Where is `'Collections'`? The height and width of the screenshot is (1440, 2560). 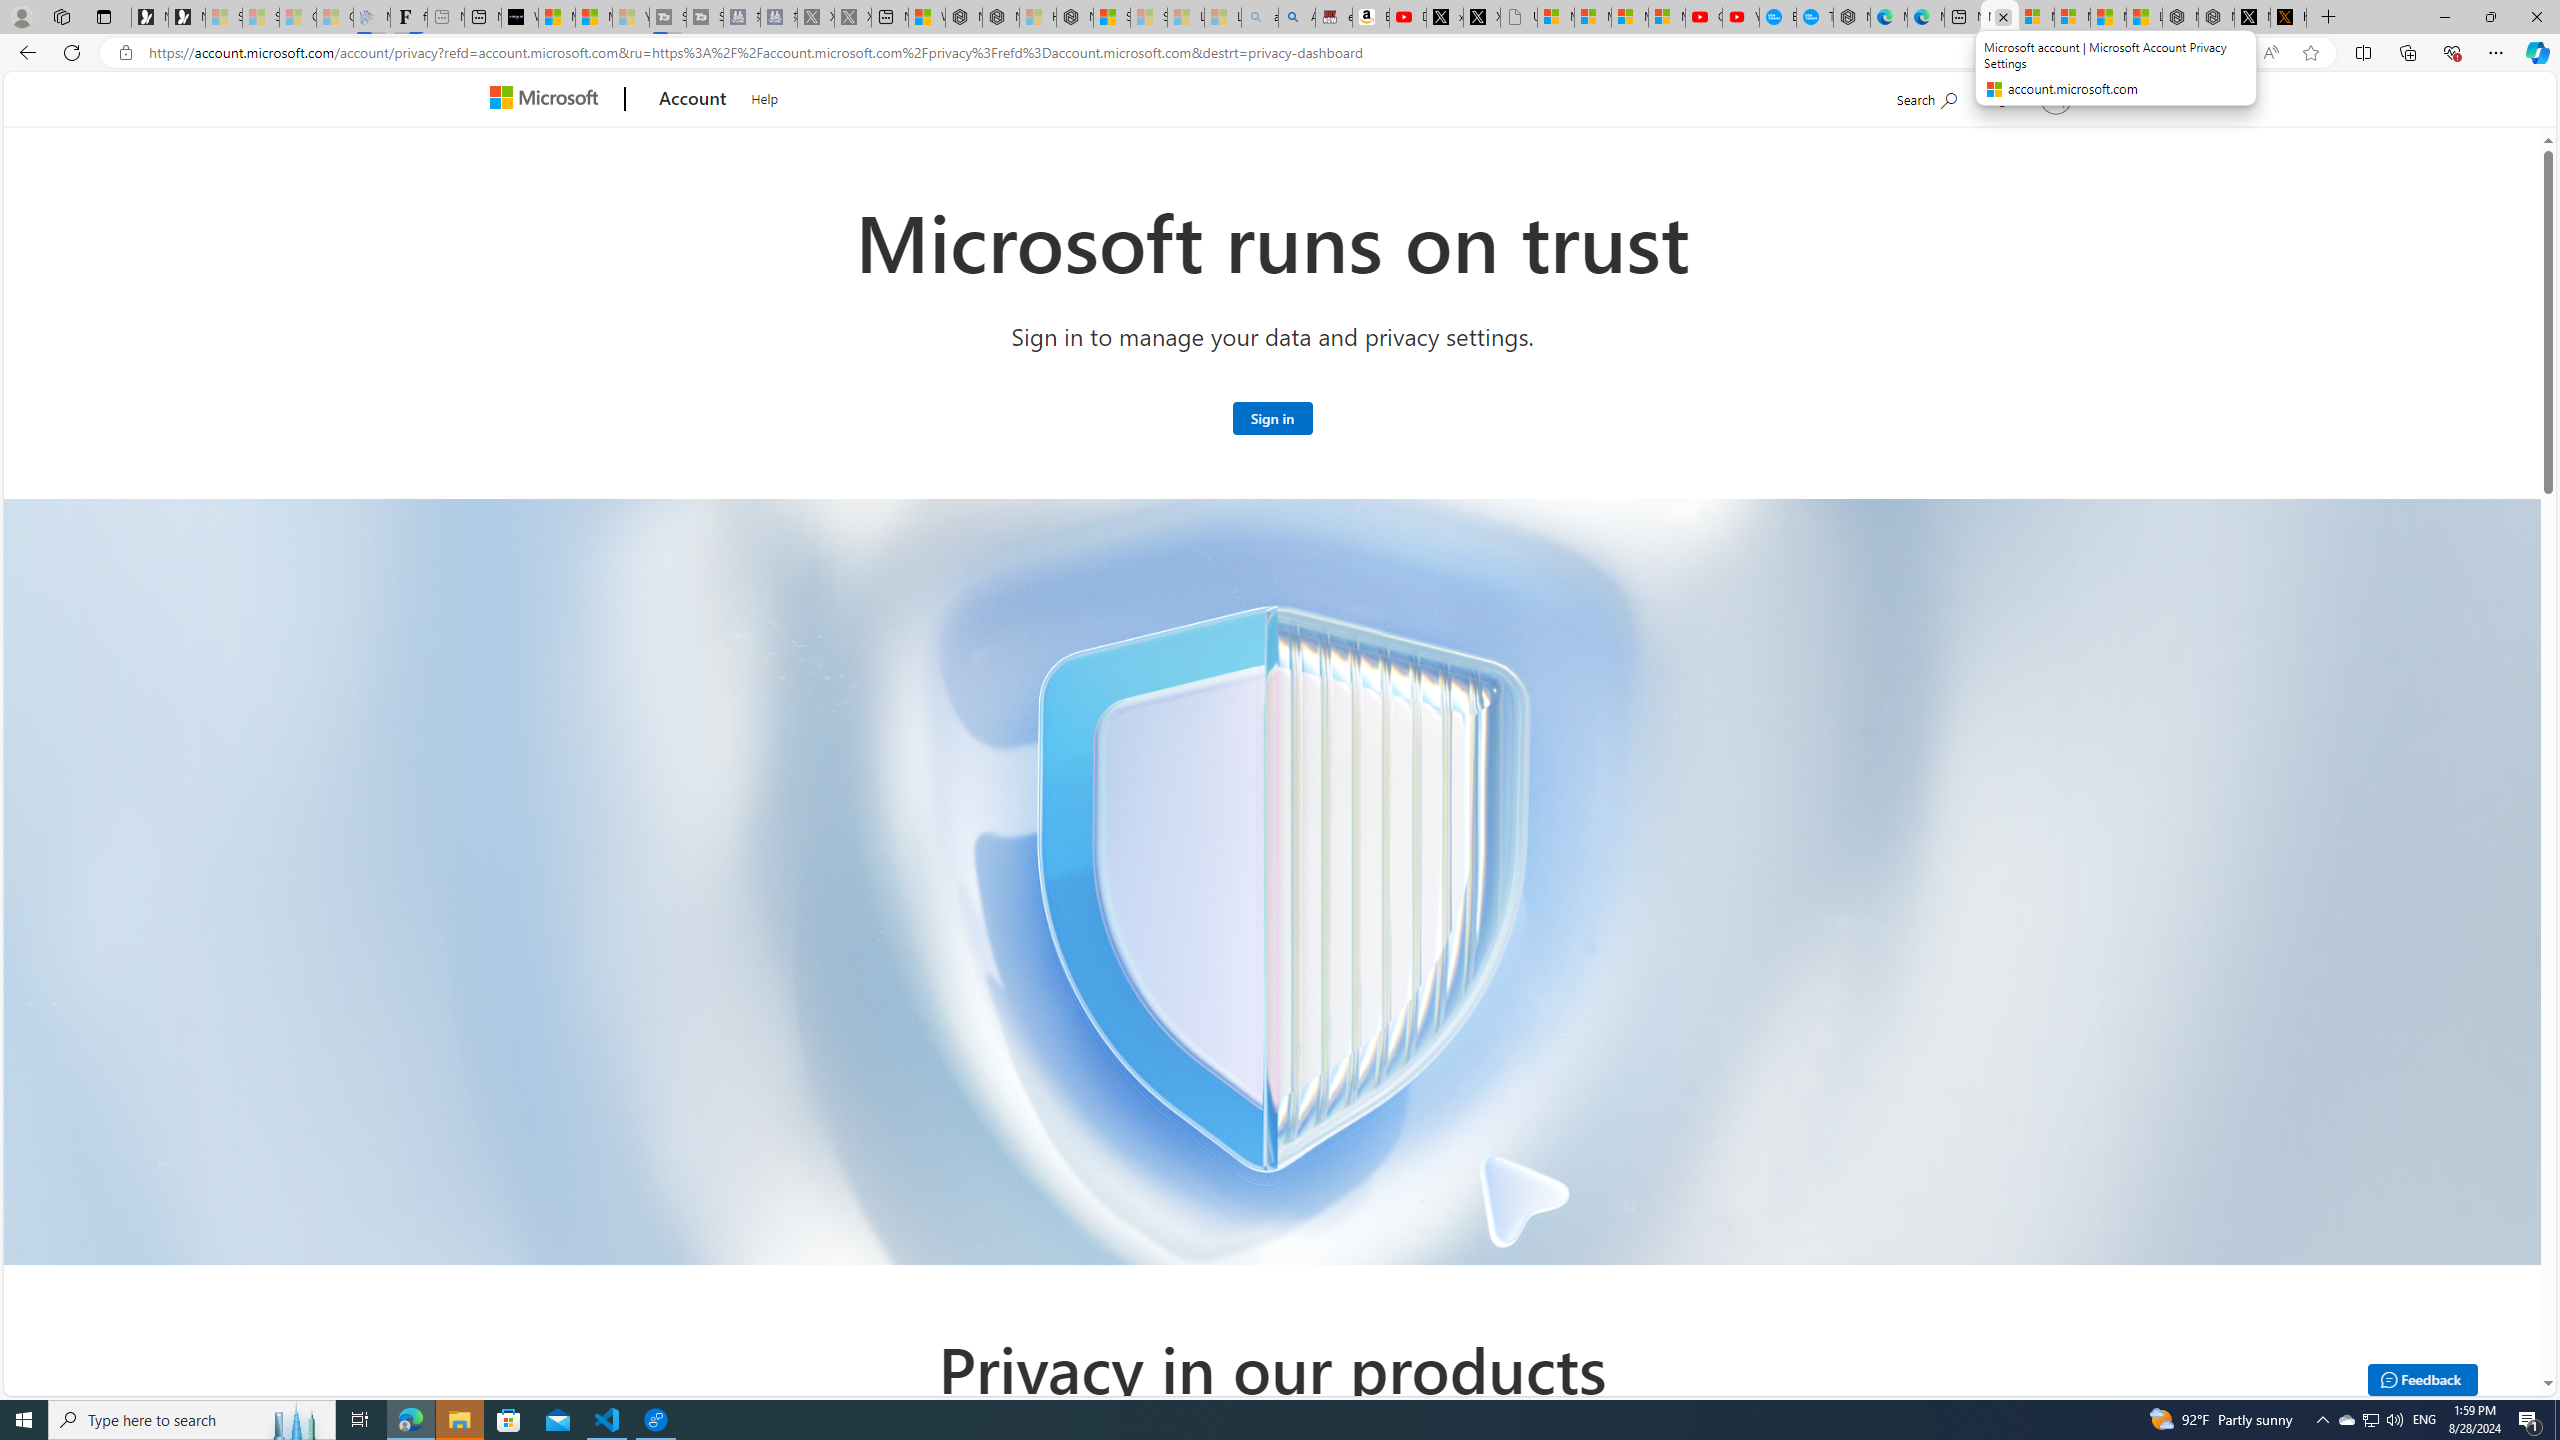 'Collections' is located at coordinates (2406, 51).